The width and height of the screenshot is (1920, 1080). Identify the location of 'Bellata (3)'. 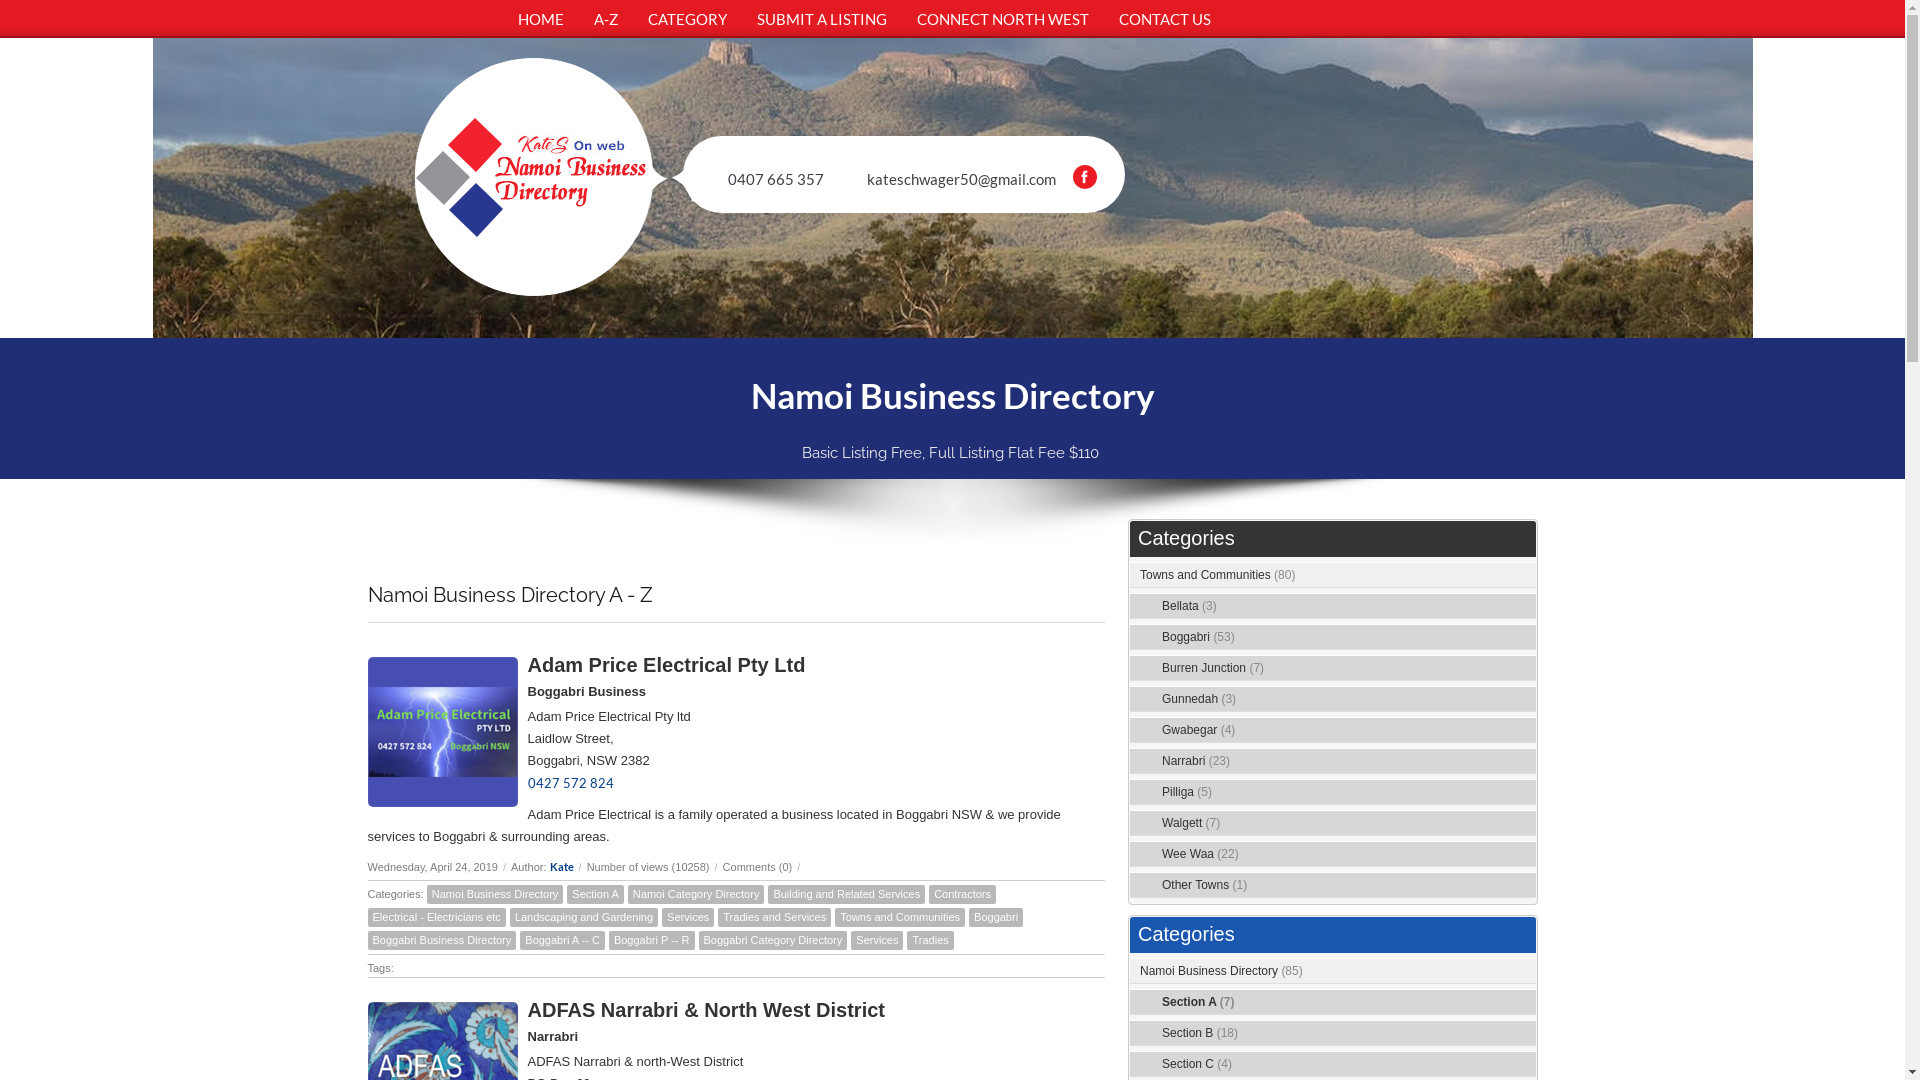
(1189, 604).